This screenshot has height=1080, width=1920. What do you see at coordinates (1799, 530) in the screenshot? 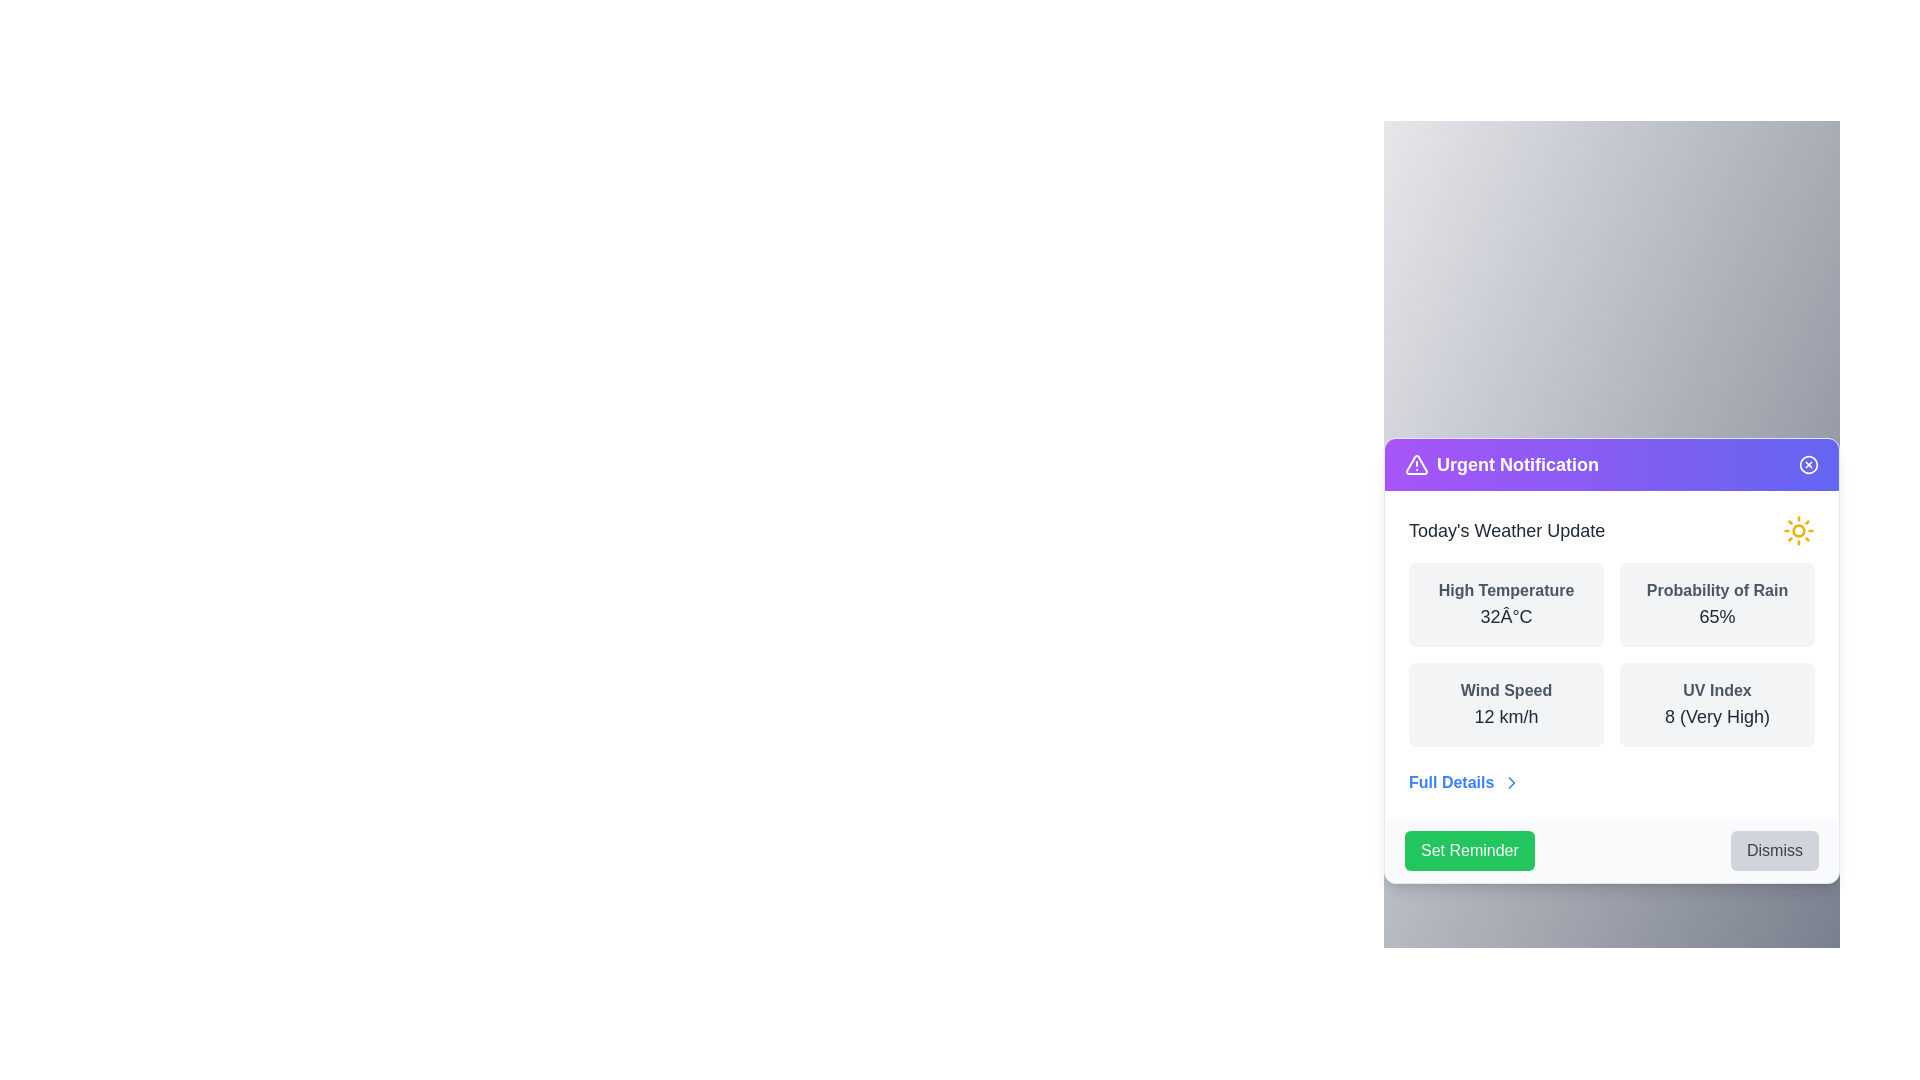
I see `the inner circular part of the sun-shaped icon in the top-right corner of the weather update notification interface` at bounding box center [1799, 530].